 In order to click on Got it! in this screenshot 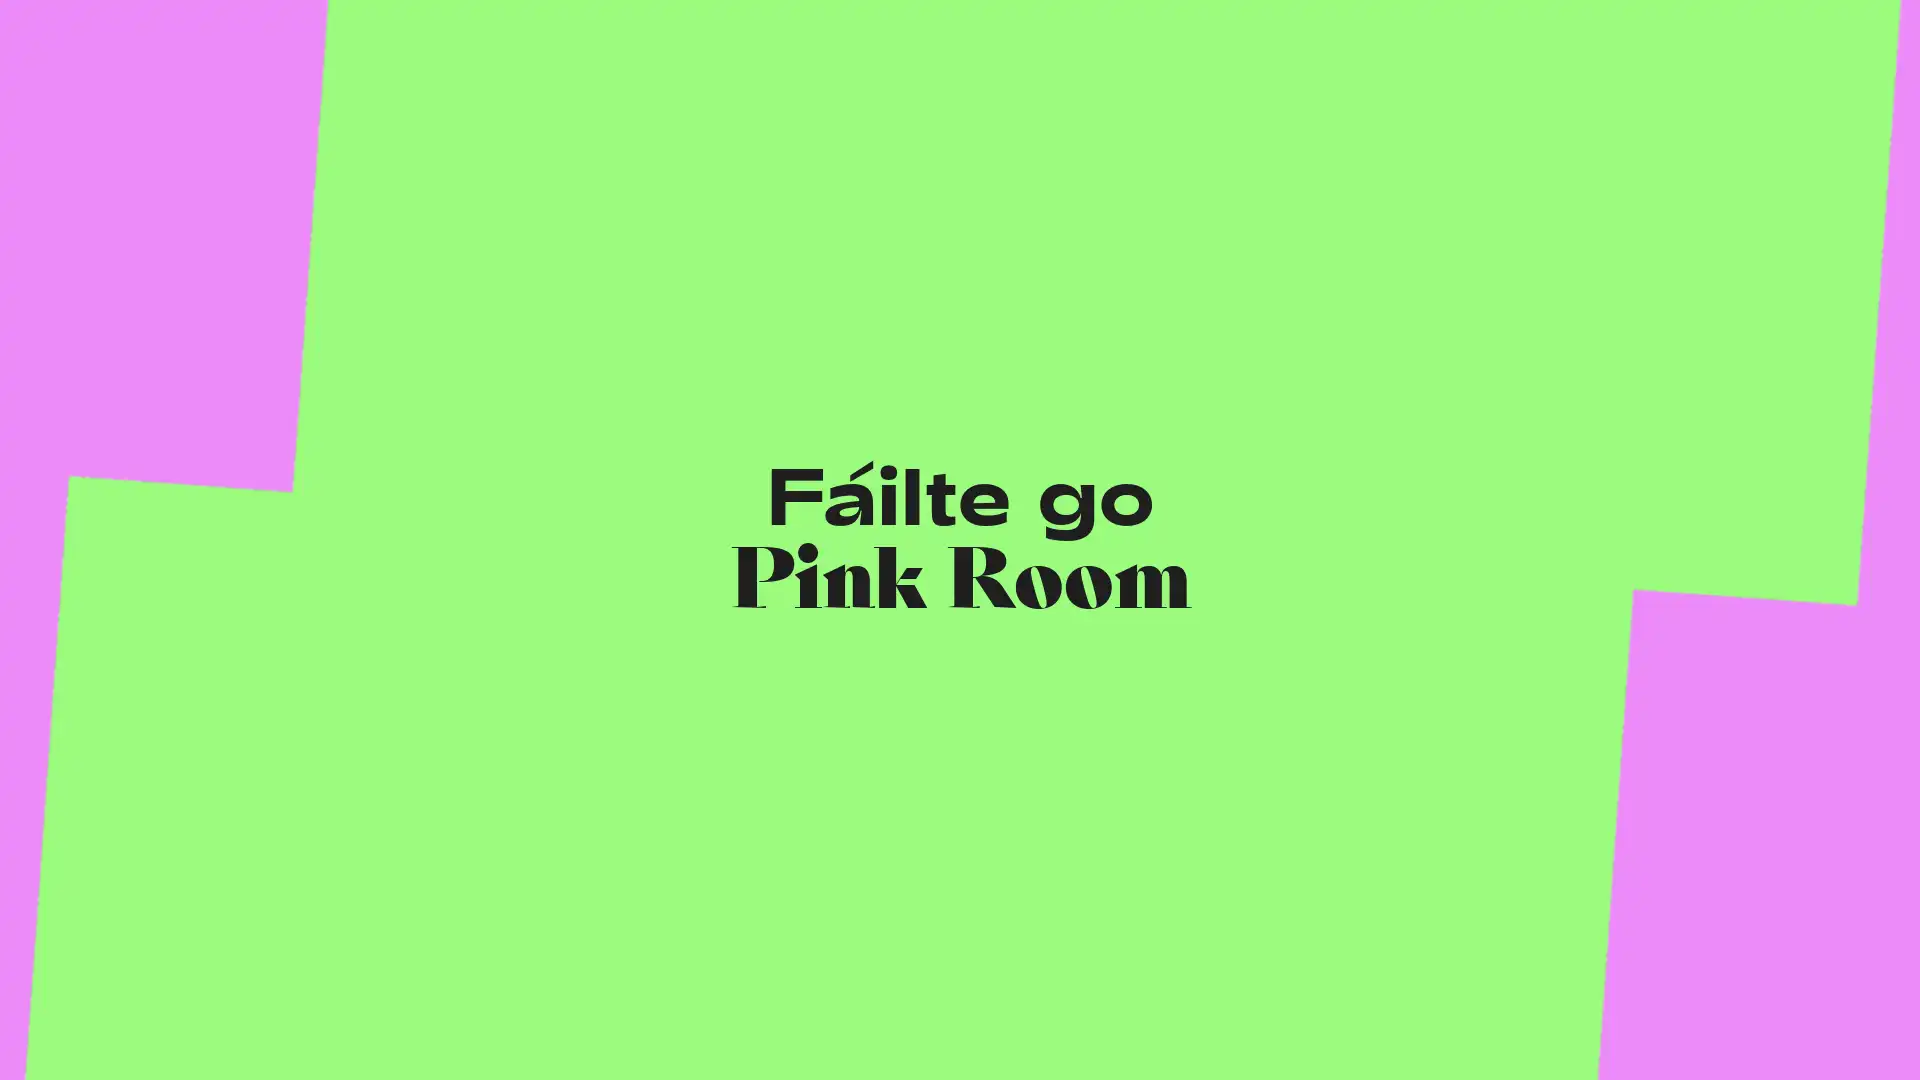, I will do `click(76, 1019)`.